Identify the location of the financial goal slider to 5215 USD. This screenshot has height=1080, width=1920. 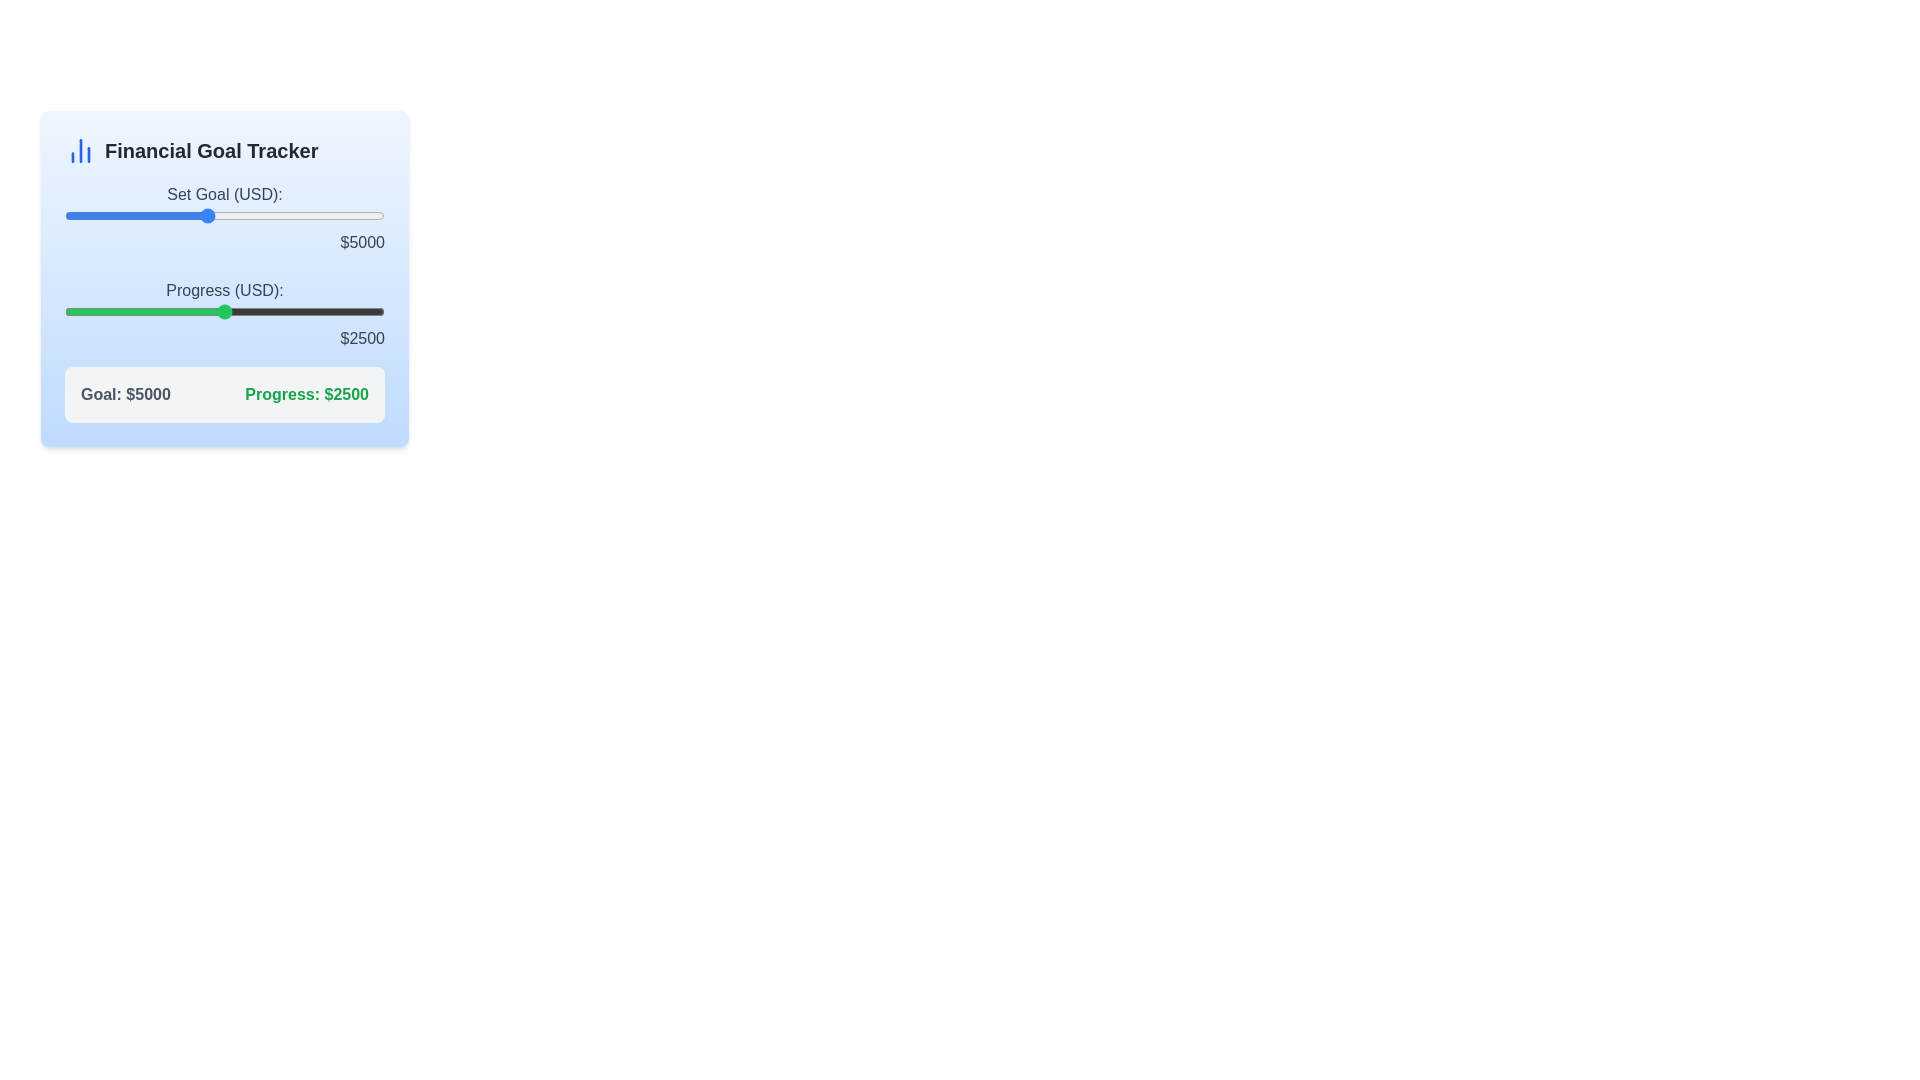
(214, 216).